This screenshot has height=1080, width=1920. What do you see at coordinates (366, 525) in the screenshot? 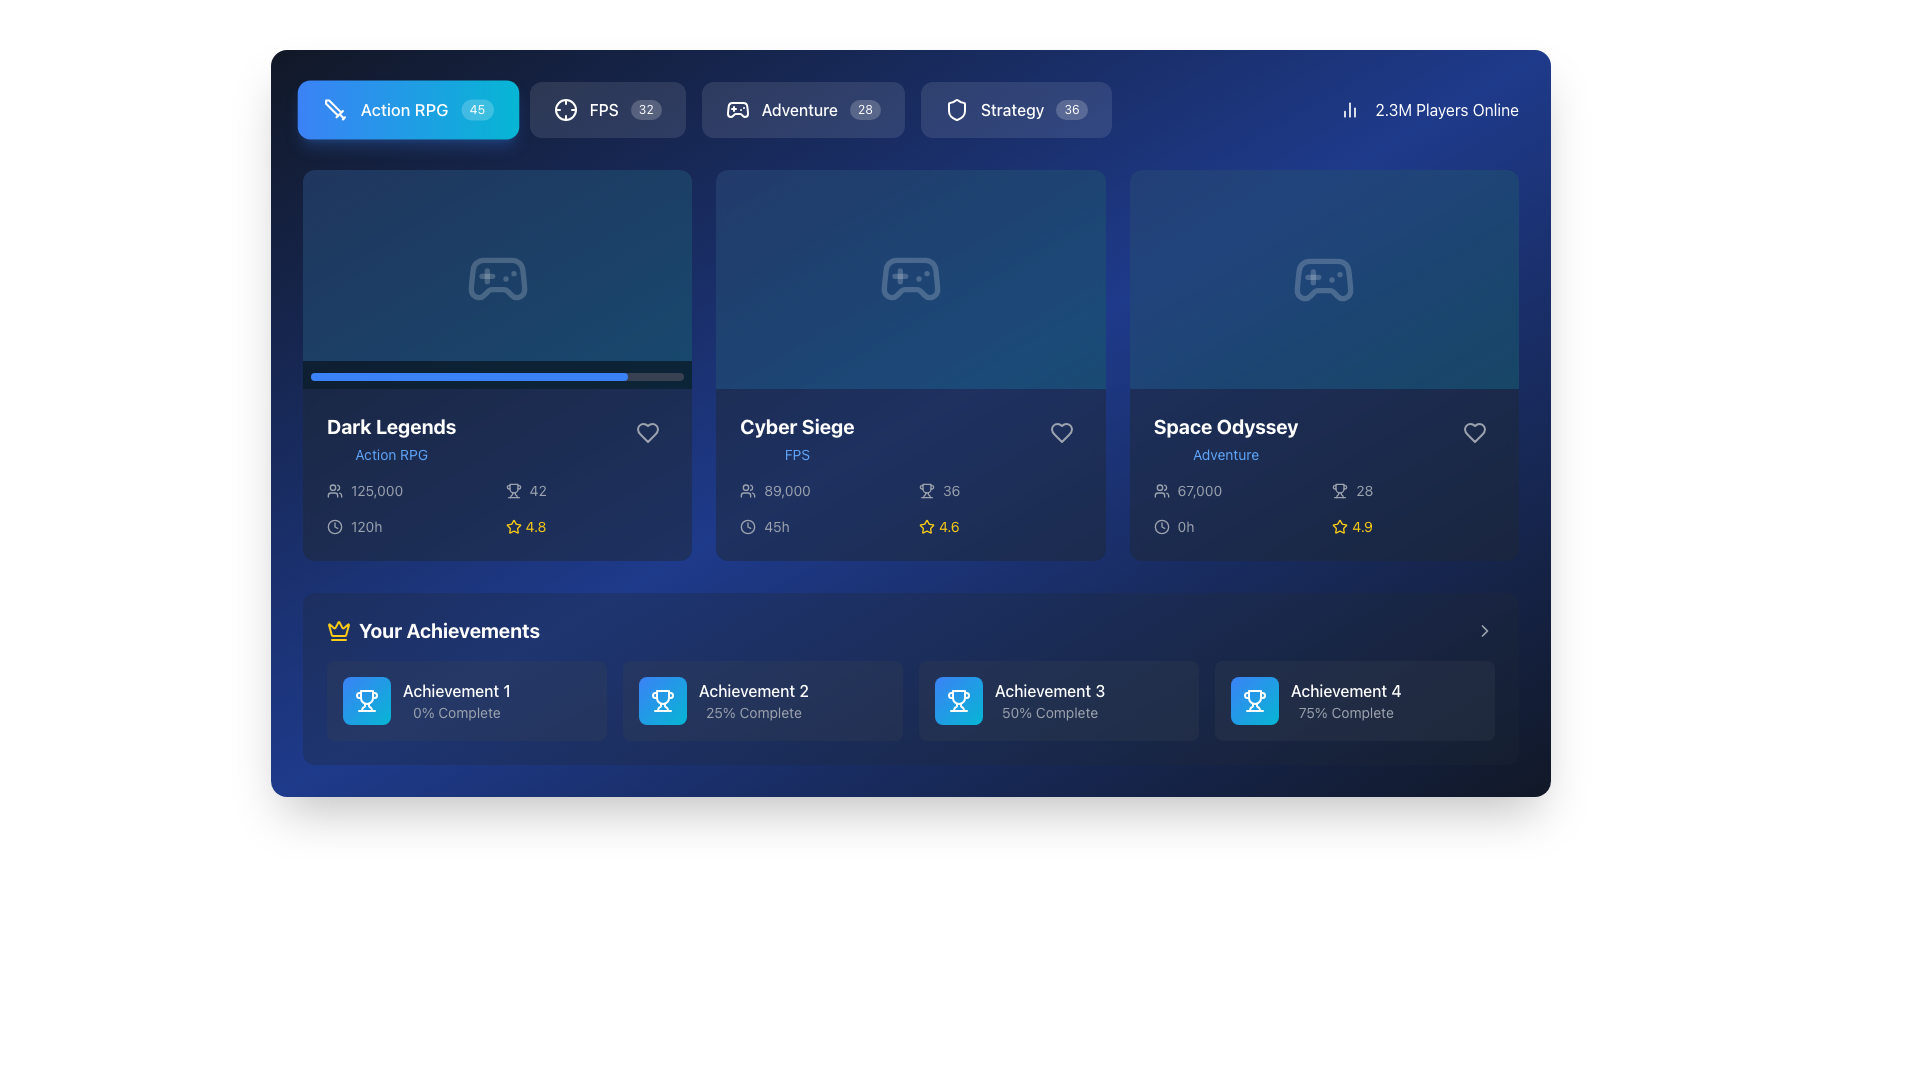
I see `the text label indicating total hours invested in the game 'Dark Legends,' which is located to the left of the clock icon in the game details section` at bounding box center [366, 525].